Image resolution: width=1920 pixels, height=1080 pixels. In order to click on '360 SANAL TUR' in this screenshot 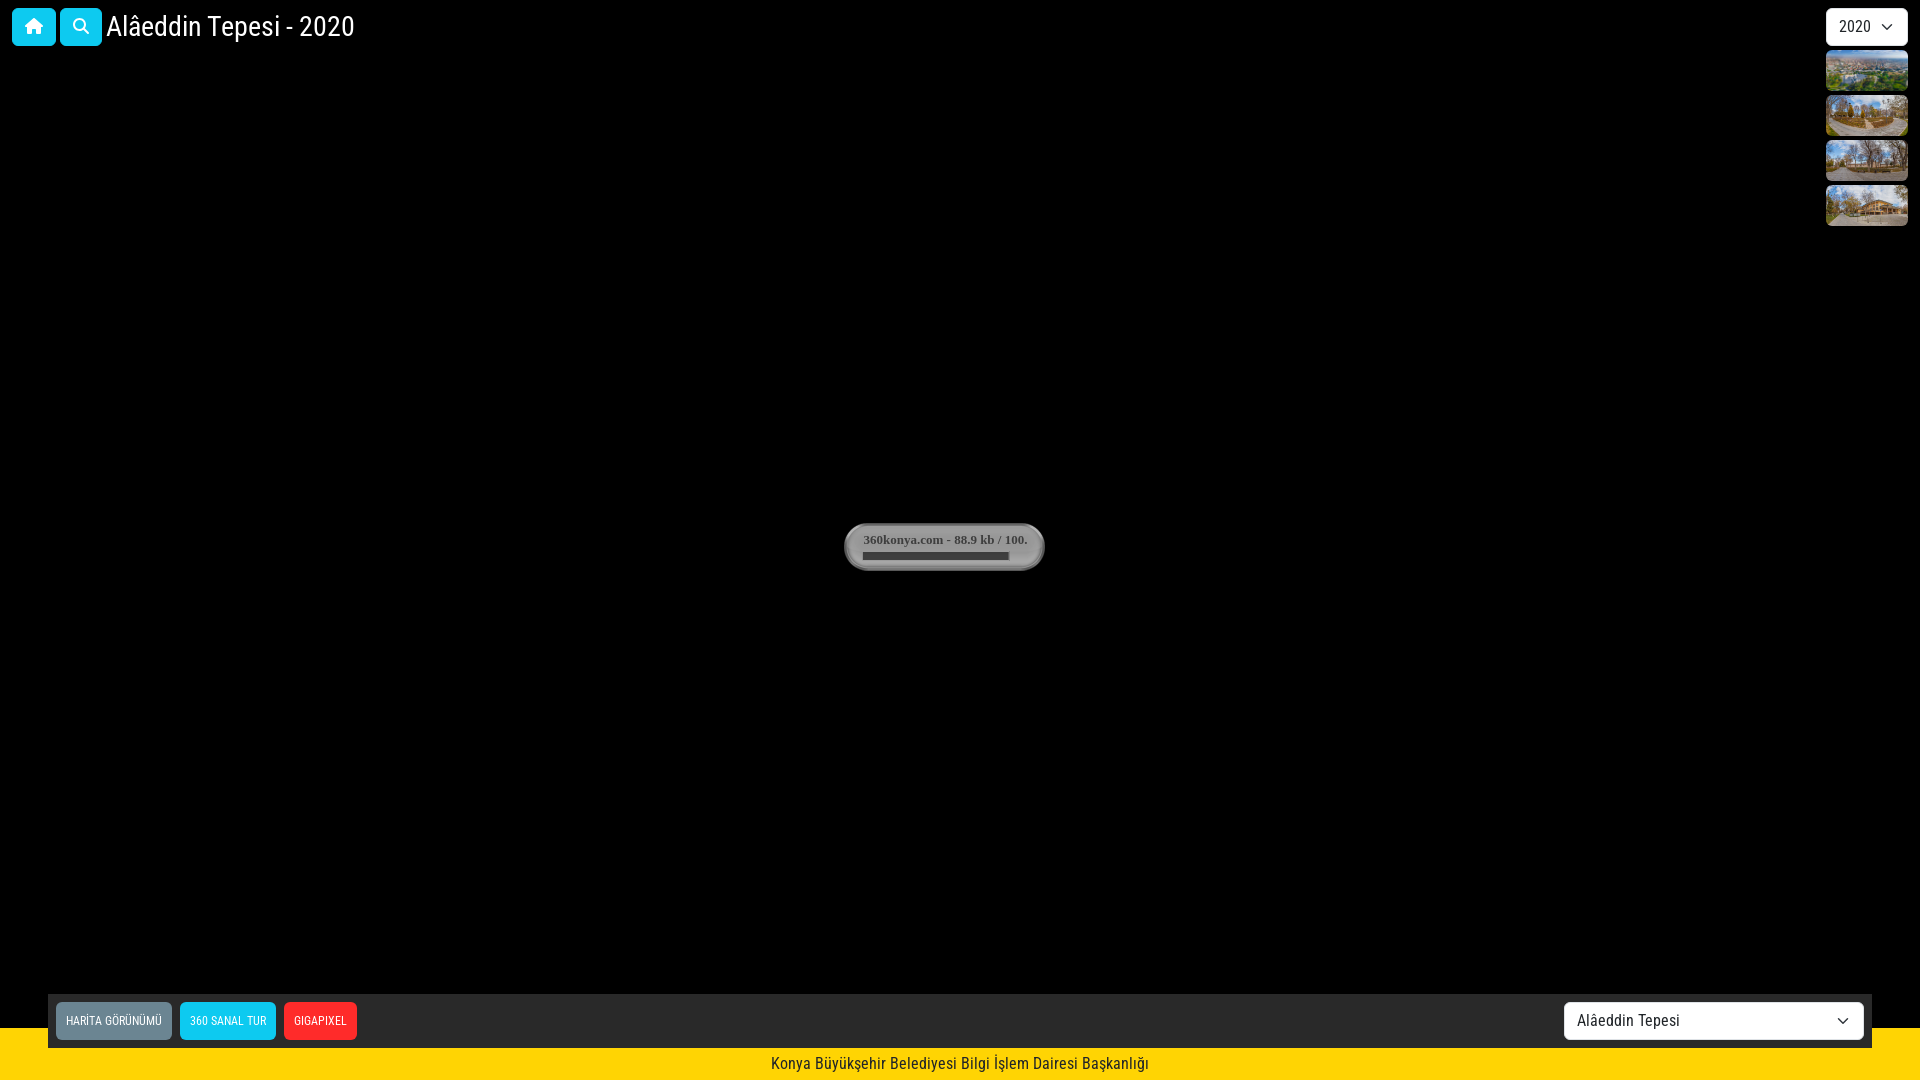, I will do `click(227, 1021)`.